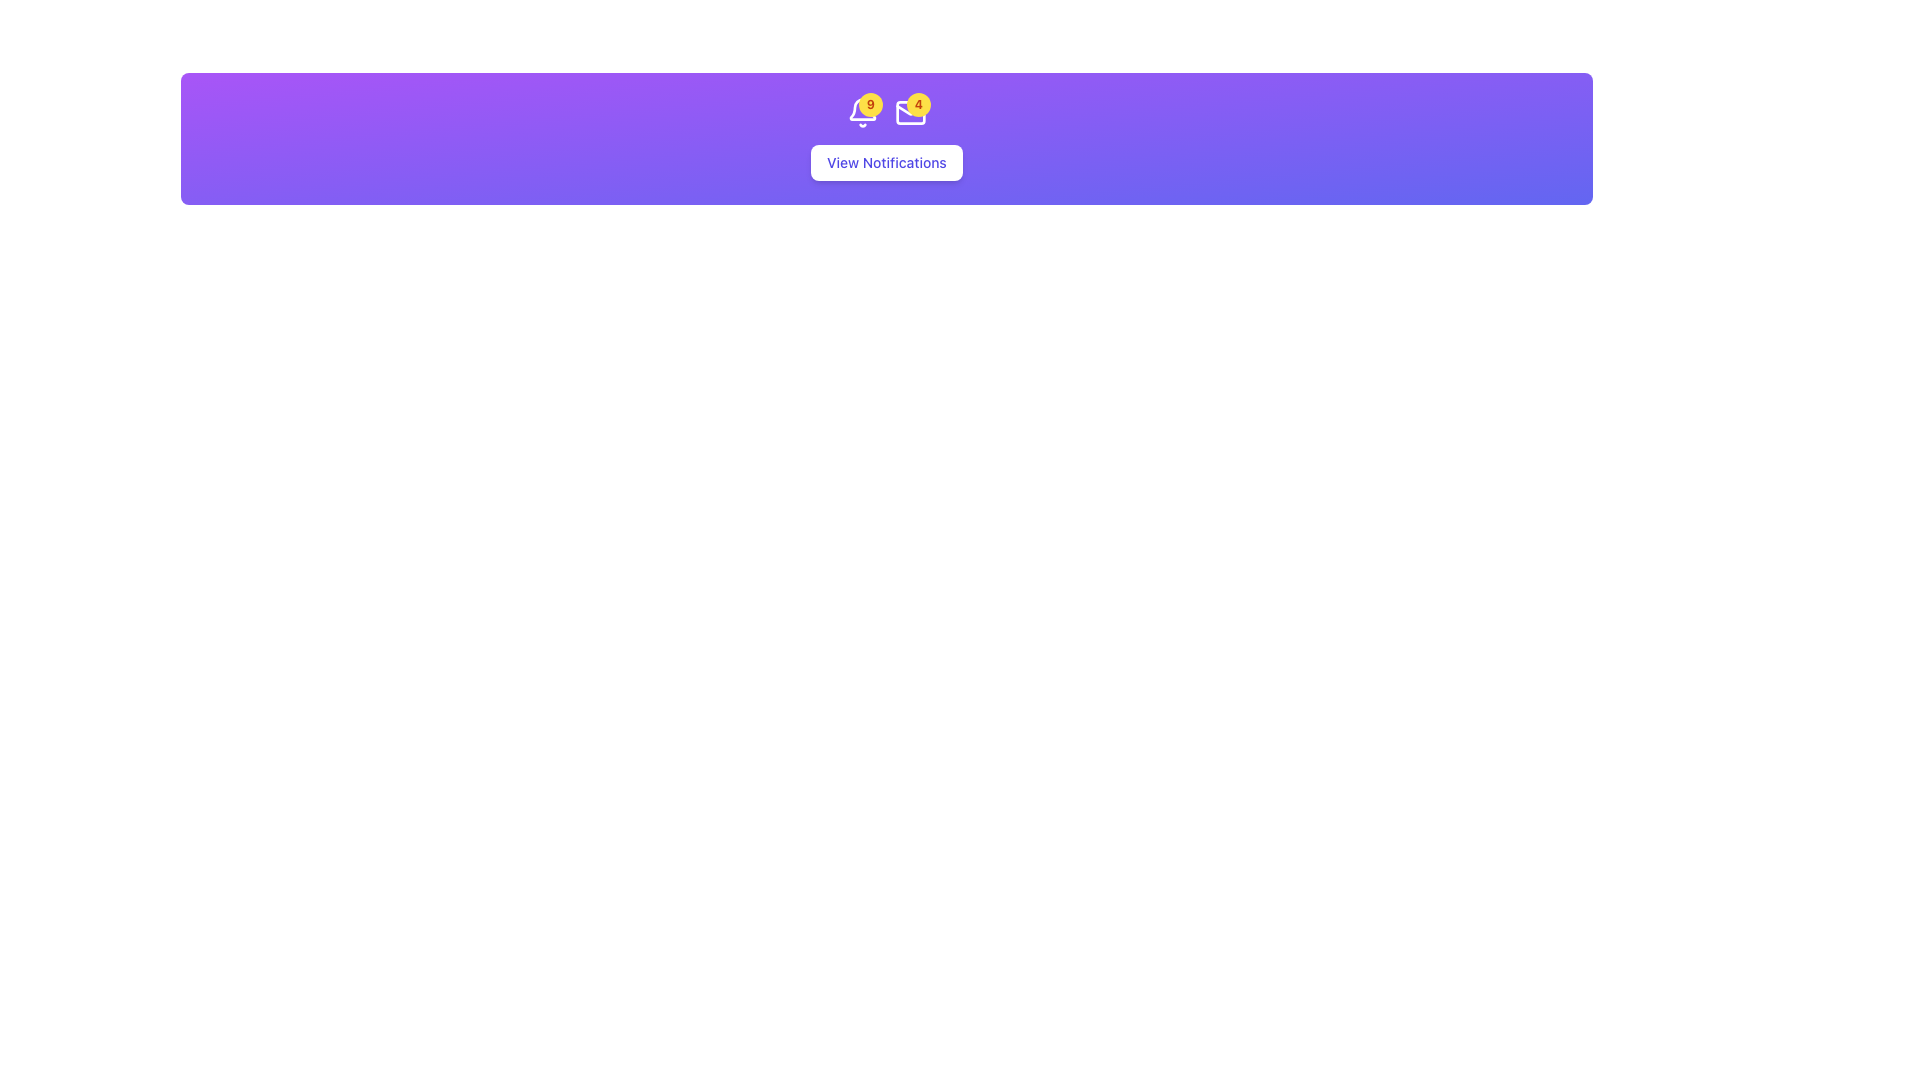 Image resolution: width=1920 pixels, height=1080 pixels. Describe the element at coordinates (863, 112) in the screenshot. I see `the Notification icon with badge, which serves as an indicator for new or unread notifications` at that location.